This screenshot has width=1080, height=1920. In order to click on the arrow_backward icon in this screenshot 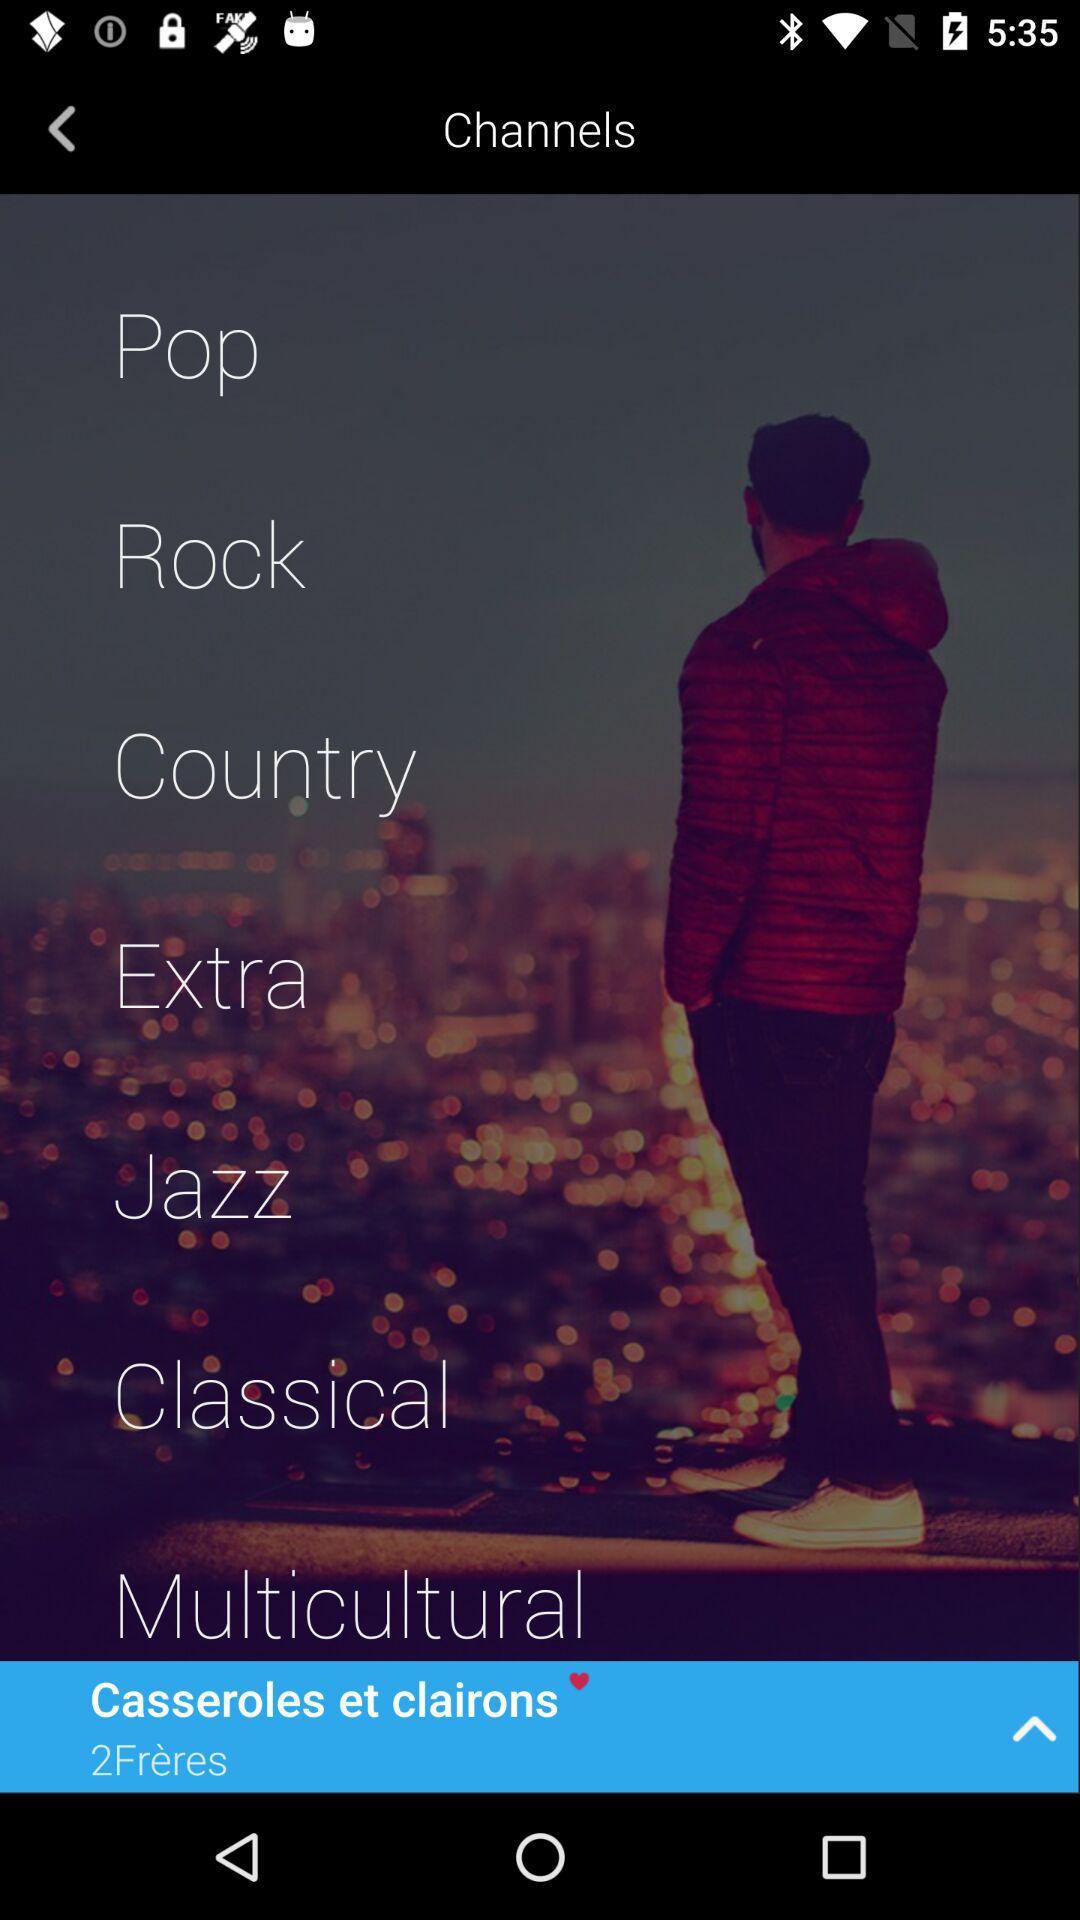, I will do `click(61, 127)`.